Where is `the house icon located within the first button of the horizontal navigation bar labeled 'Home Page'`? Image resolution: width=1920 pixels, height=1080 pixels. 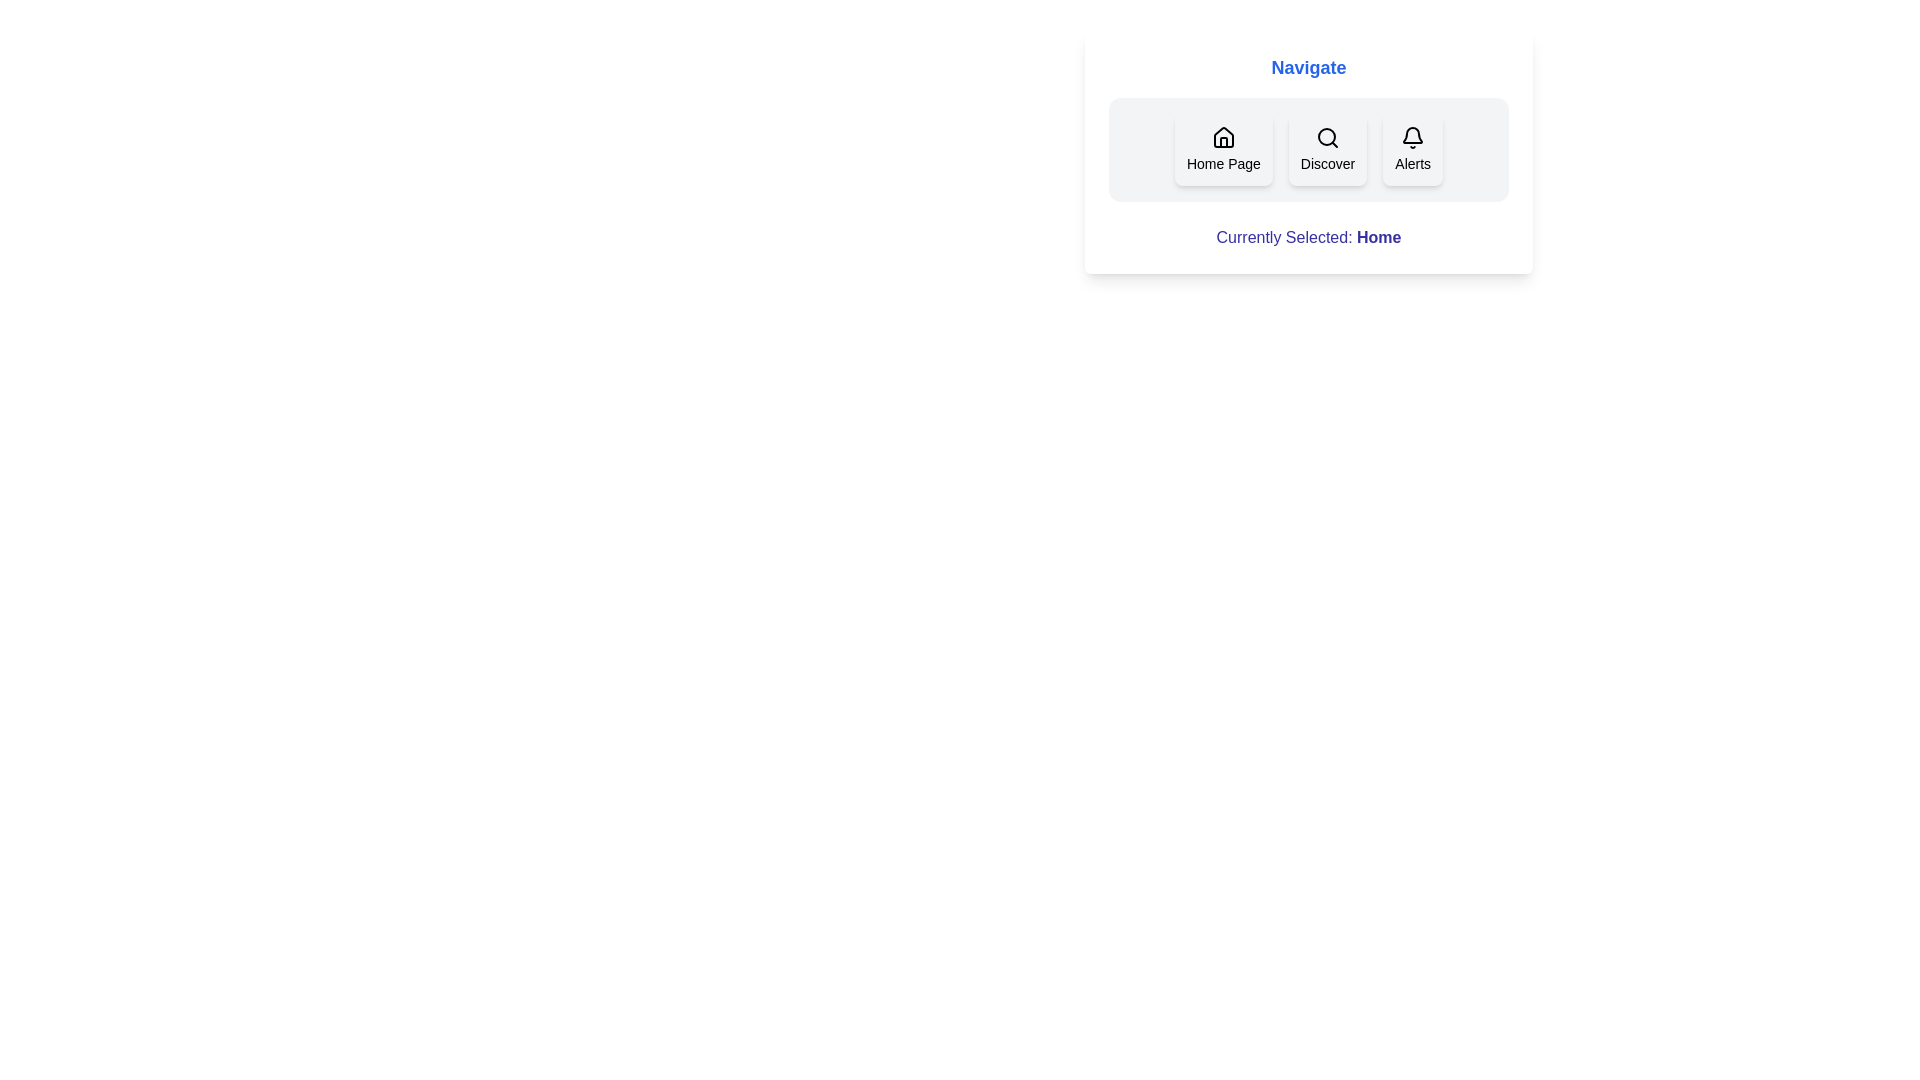
the house icon located within the first button of the horizontal navigation bar labeled 'Home Page' is located at coordinates (1222, 136).